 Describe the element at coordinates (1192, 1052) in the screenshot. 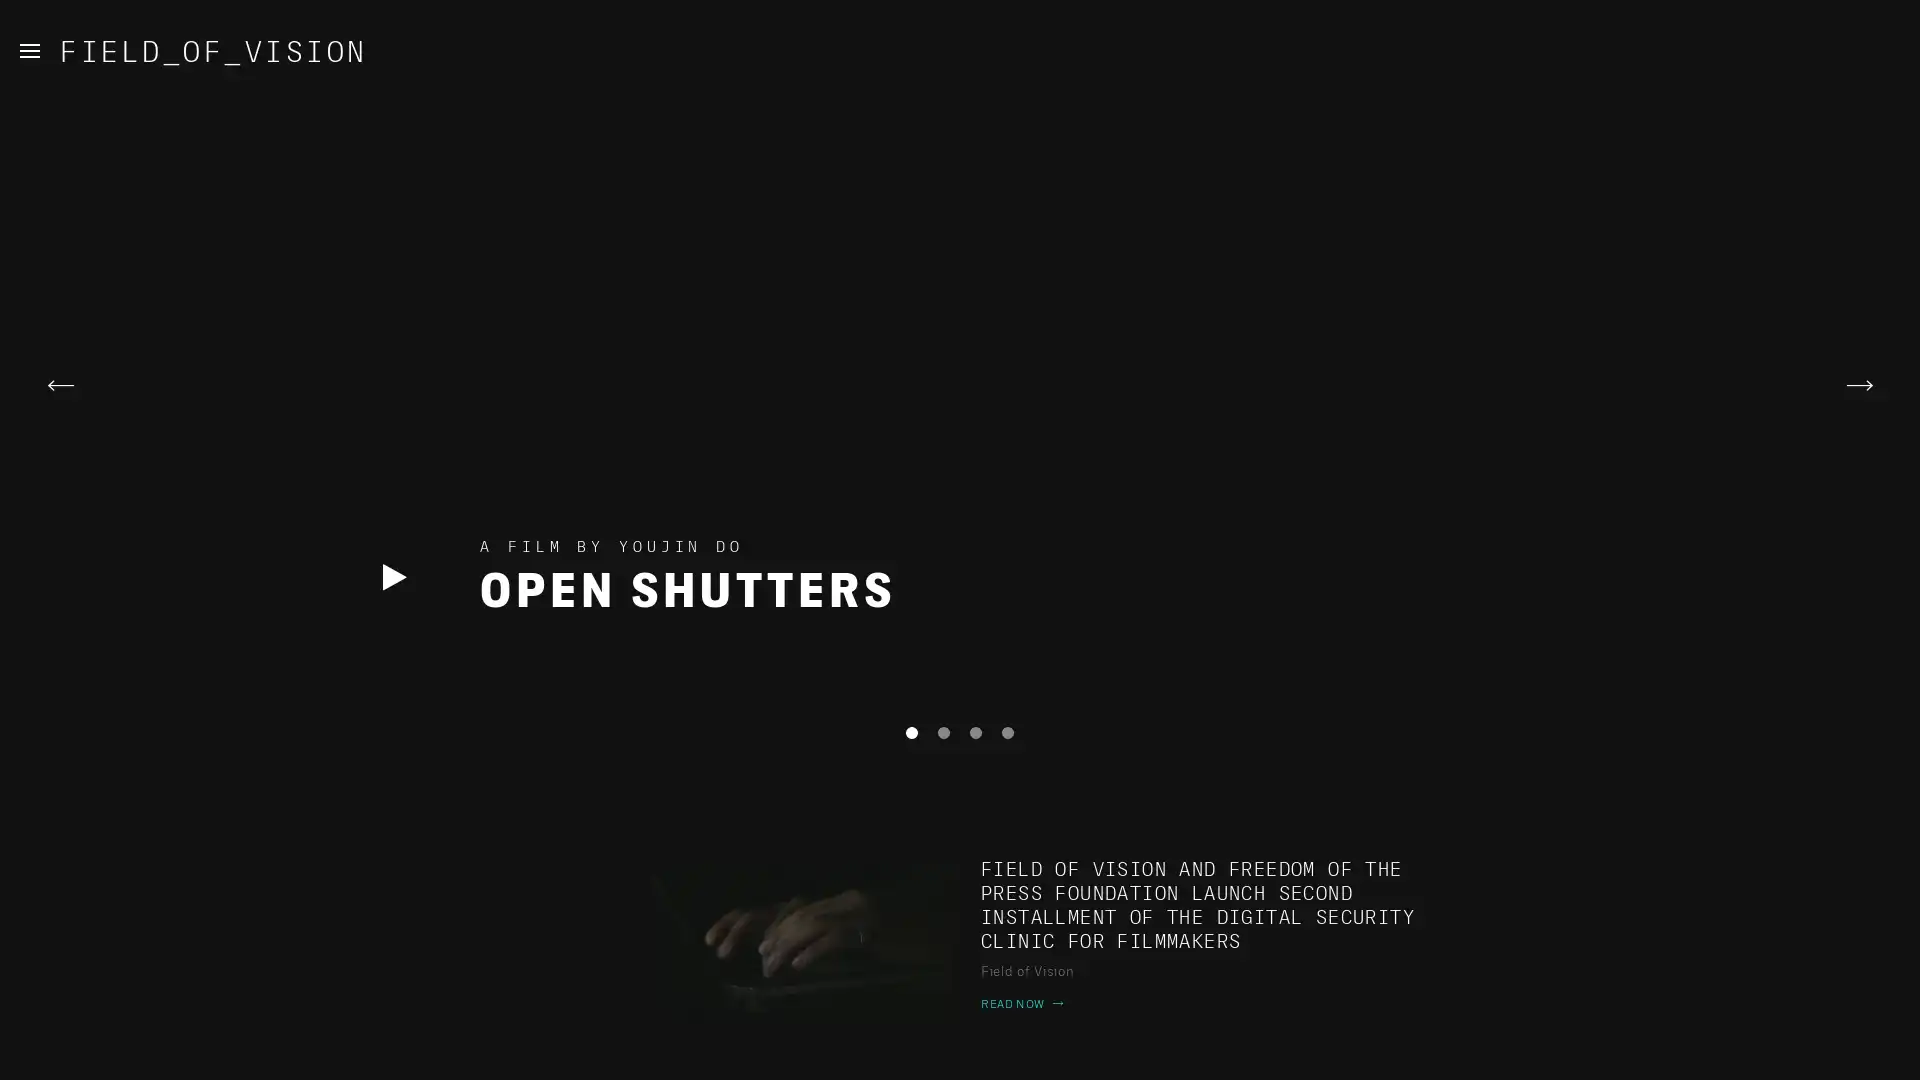

I see `BY SUBSCRIBING YOU AGREE TO OUR TERMS & PRIVACY POLICY.` at that location.